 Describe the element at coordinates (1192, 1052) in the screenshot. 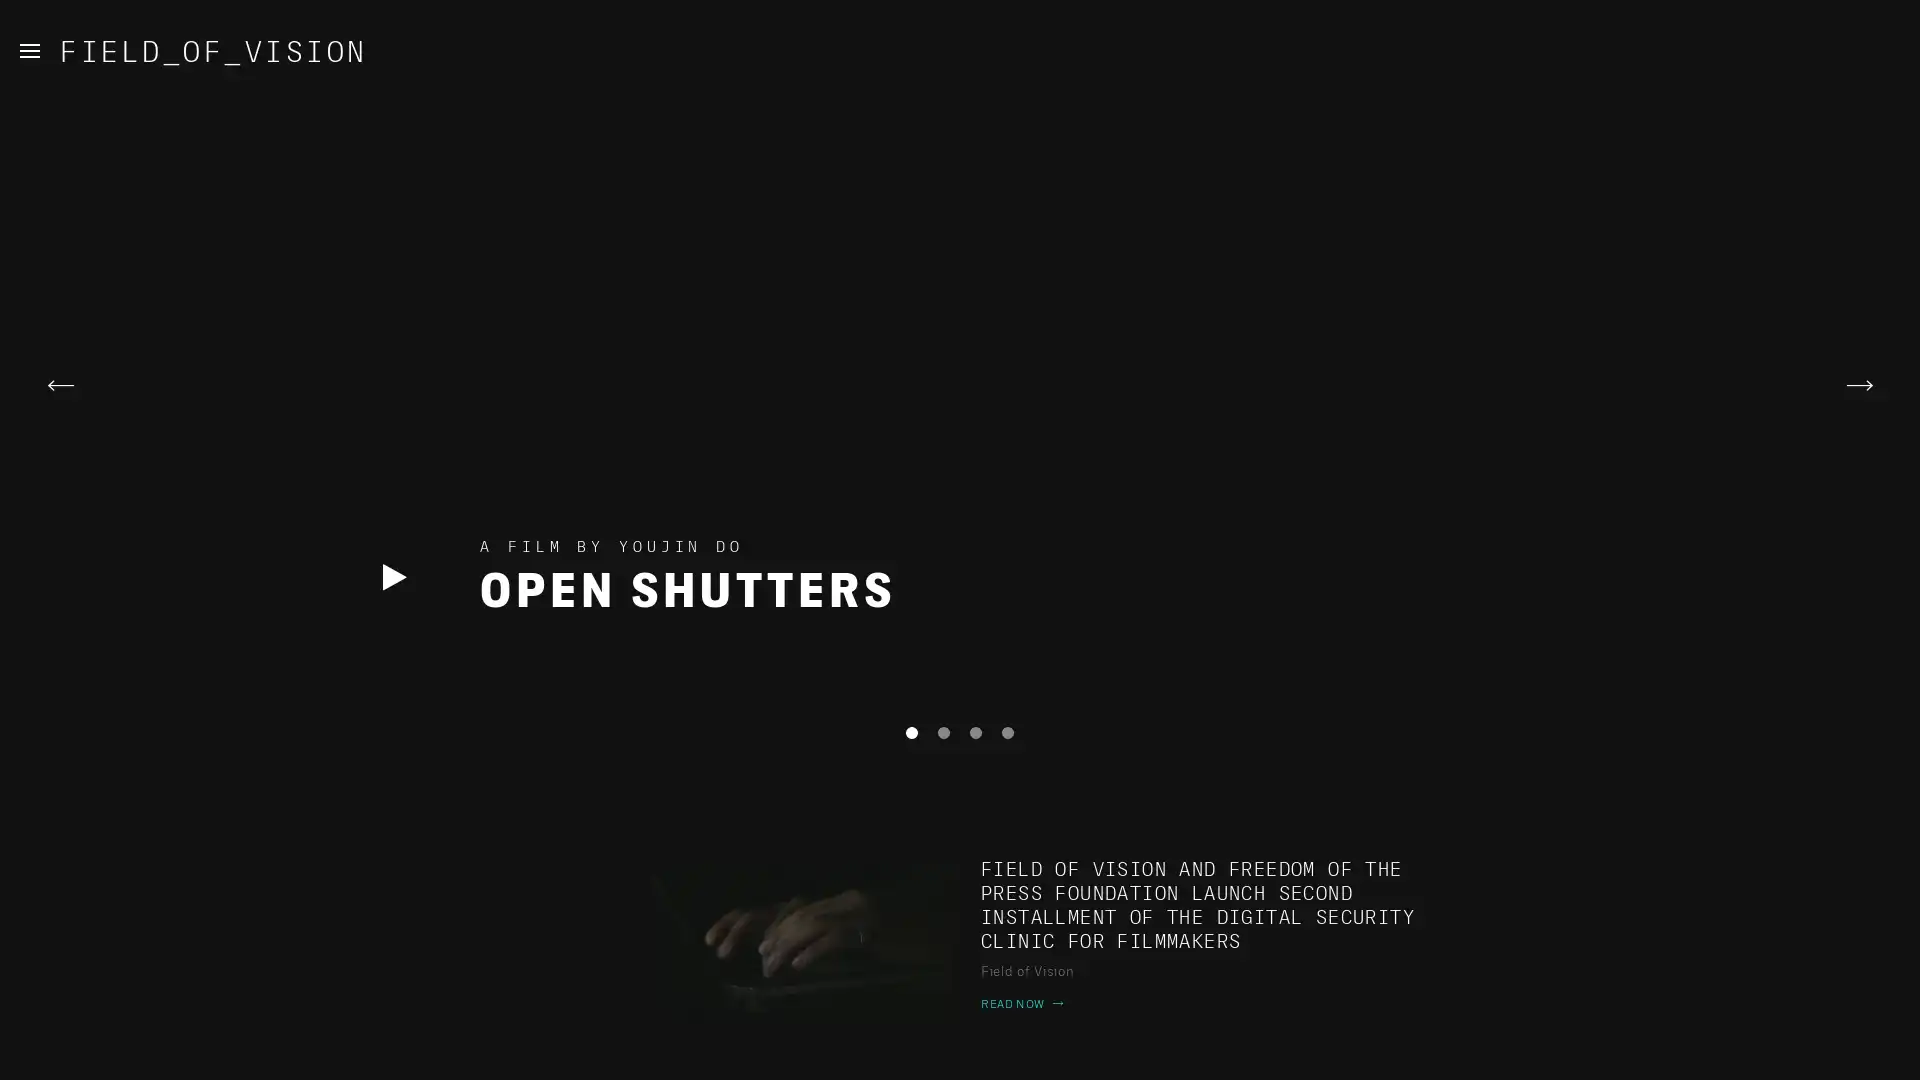

I see `BY SUBSCRIBING YOU AGREE TO OUR TERMS & PRIVACY POLICY.` at that location.